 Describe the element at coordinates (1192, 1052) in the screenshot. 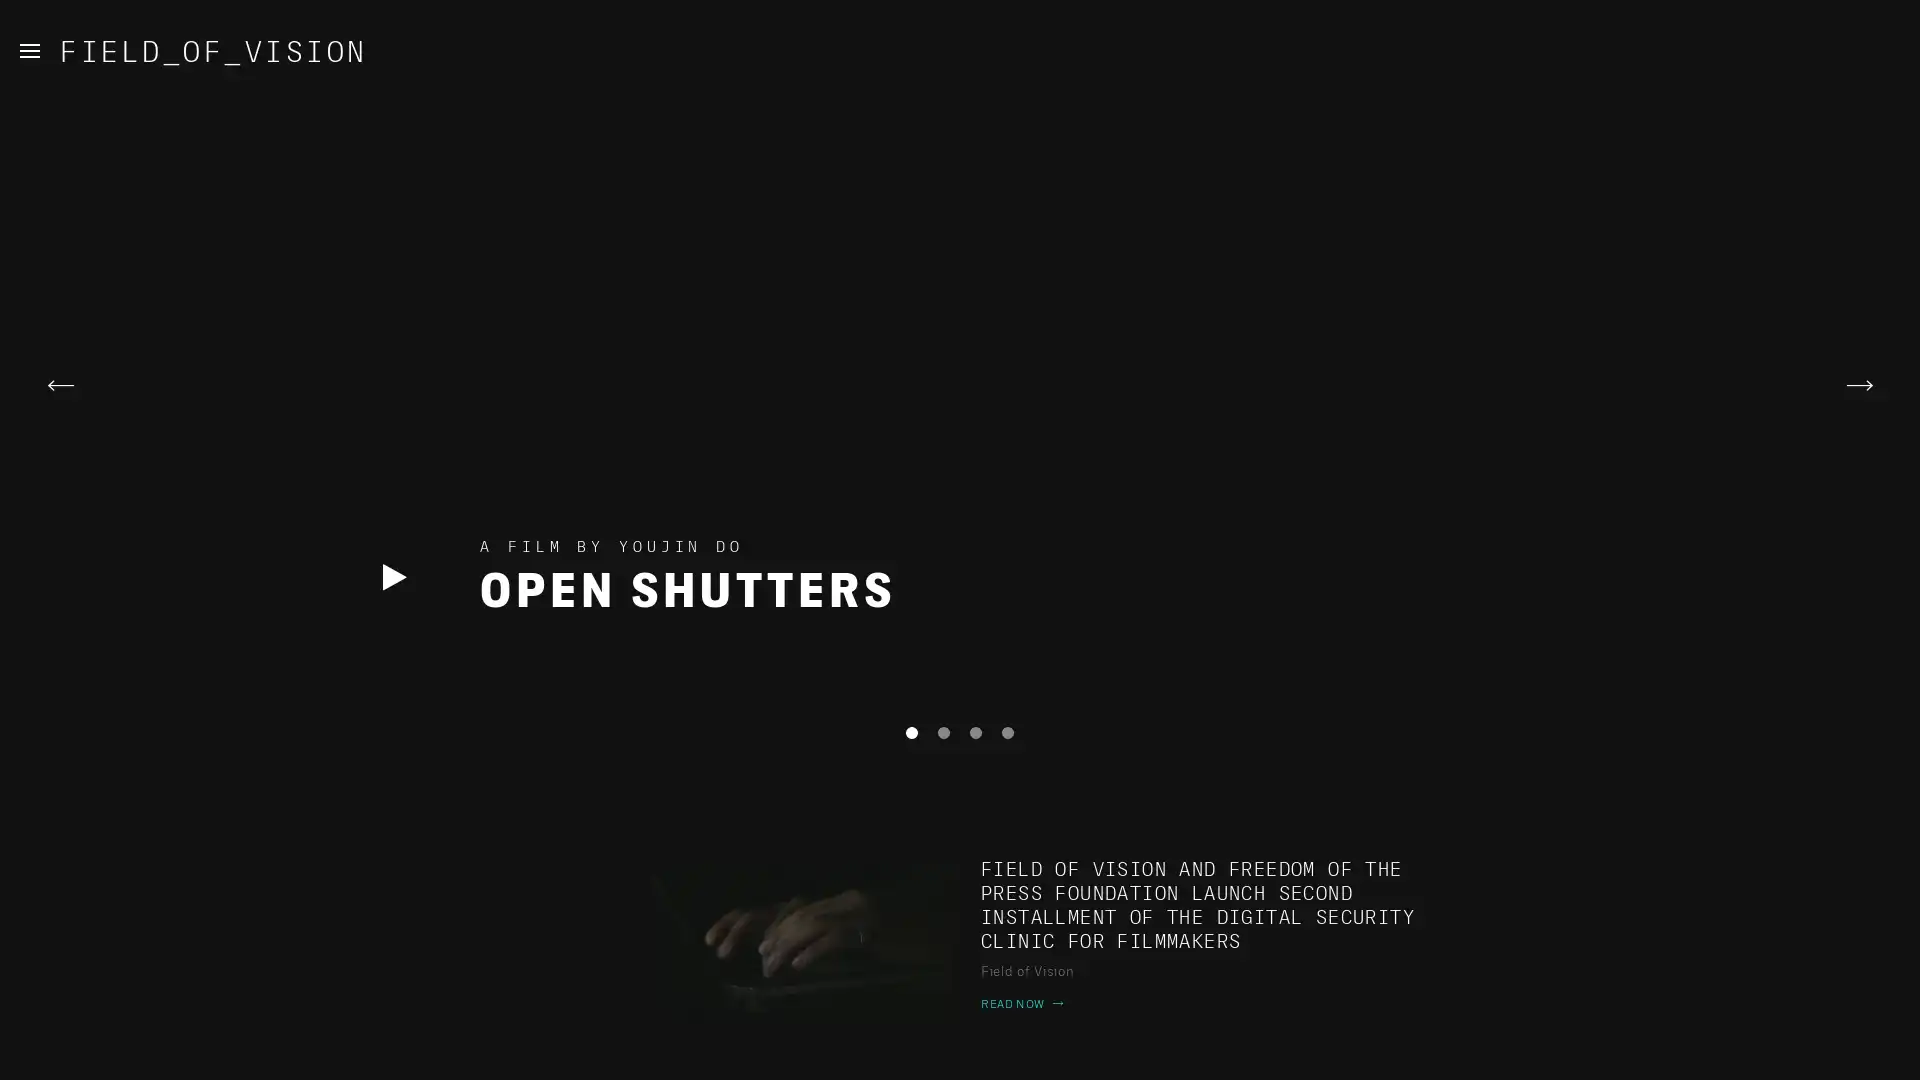

I see `BY SUBSCRIBING YOU AGREE TO OUR TERMS & PRIVACY POLICY.` at that location.